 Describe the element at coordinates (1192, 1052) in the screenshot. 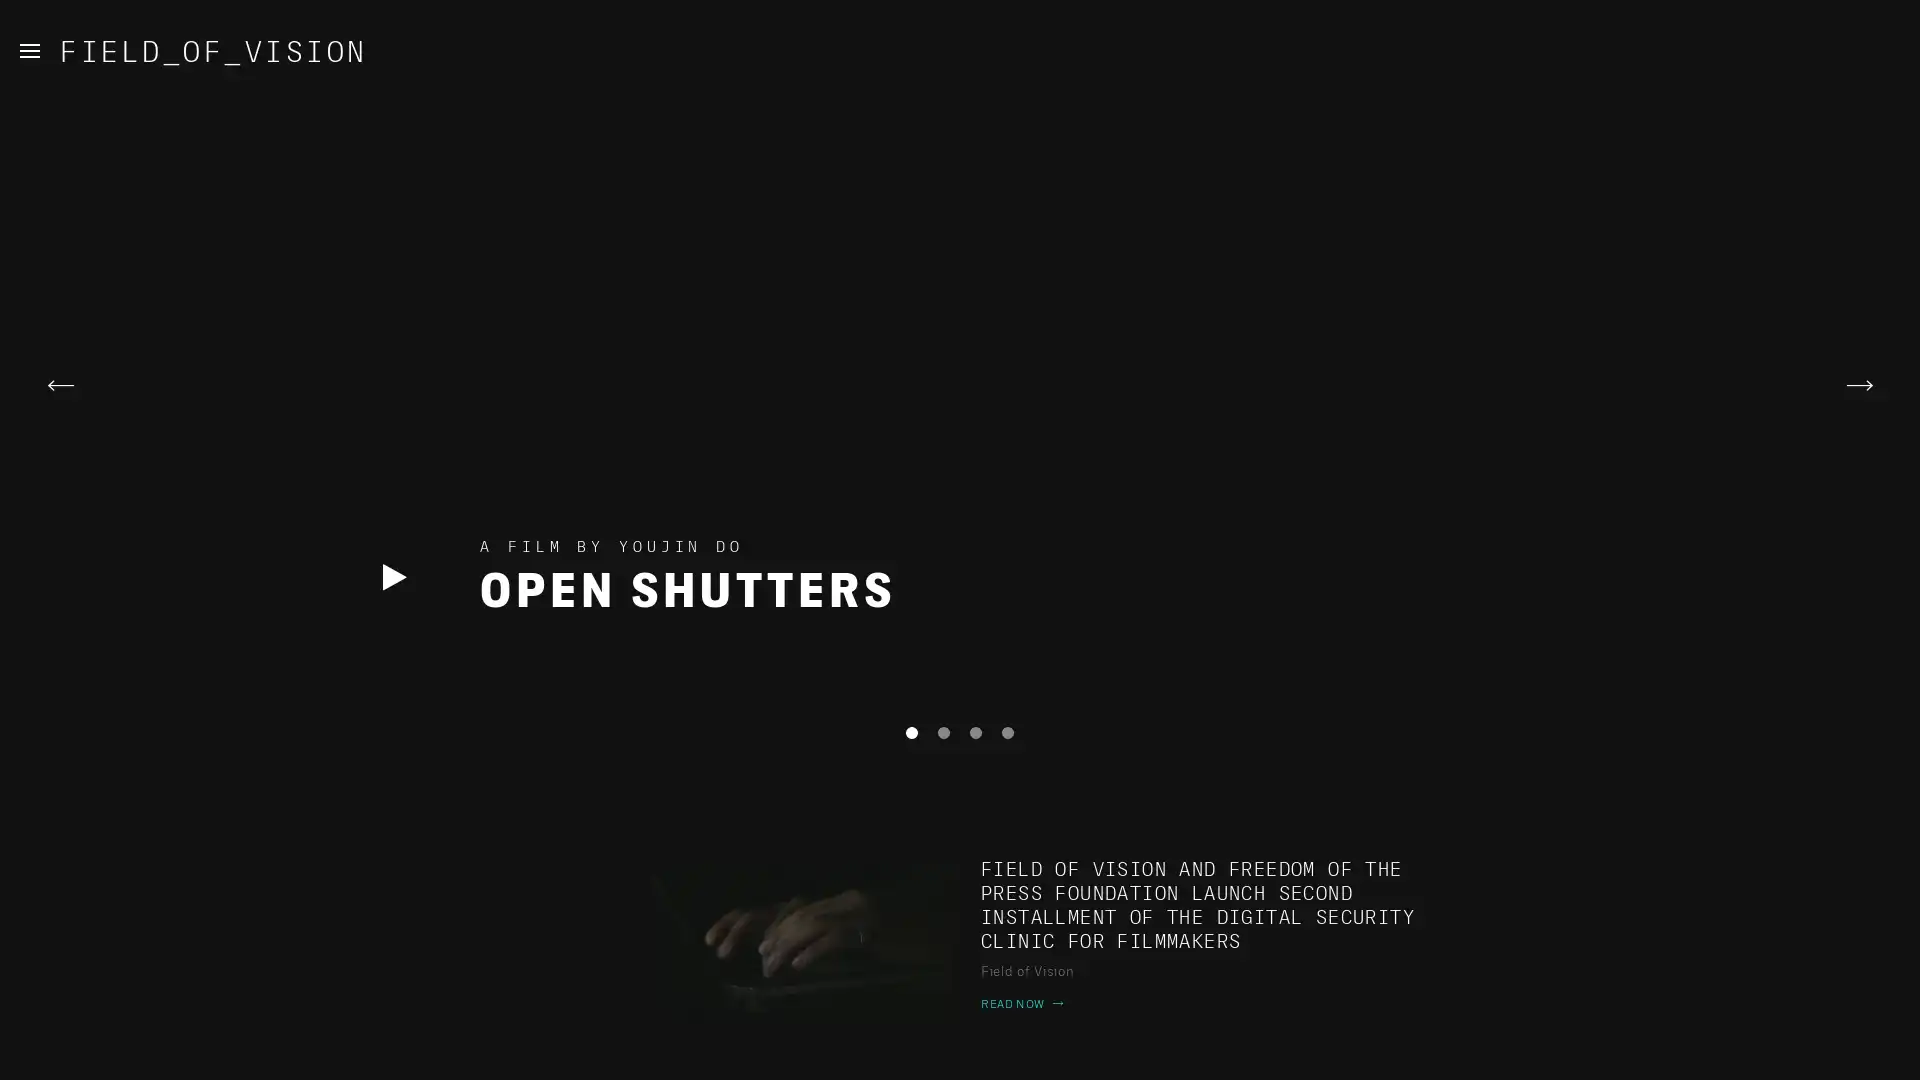

I see `BY SUBSCRIBING YOU AGREE TO OUR TERMS & PRIVACY POLICY.` at that location.